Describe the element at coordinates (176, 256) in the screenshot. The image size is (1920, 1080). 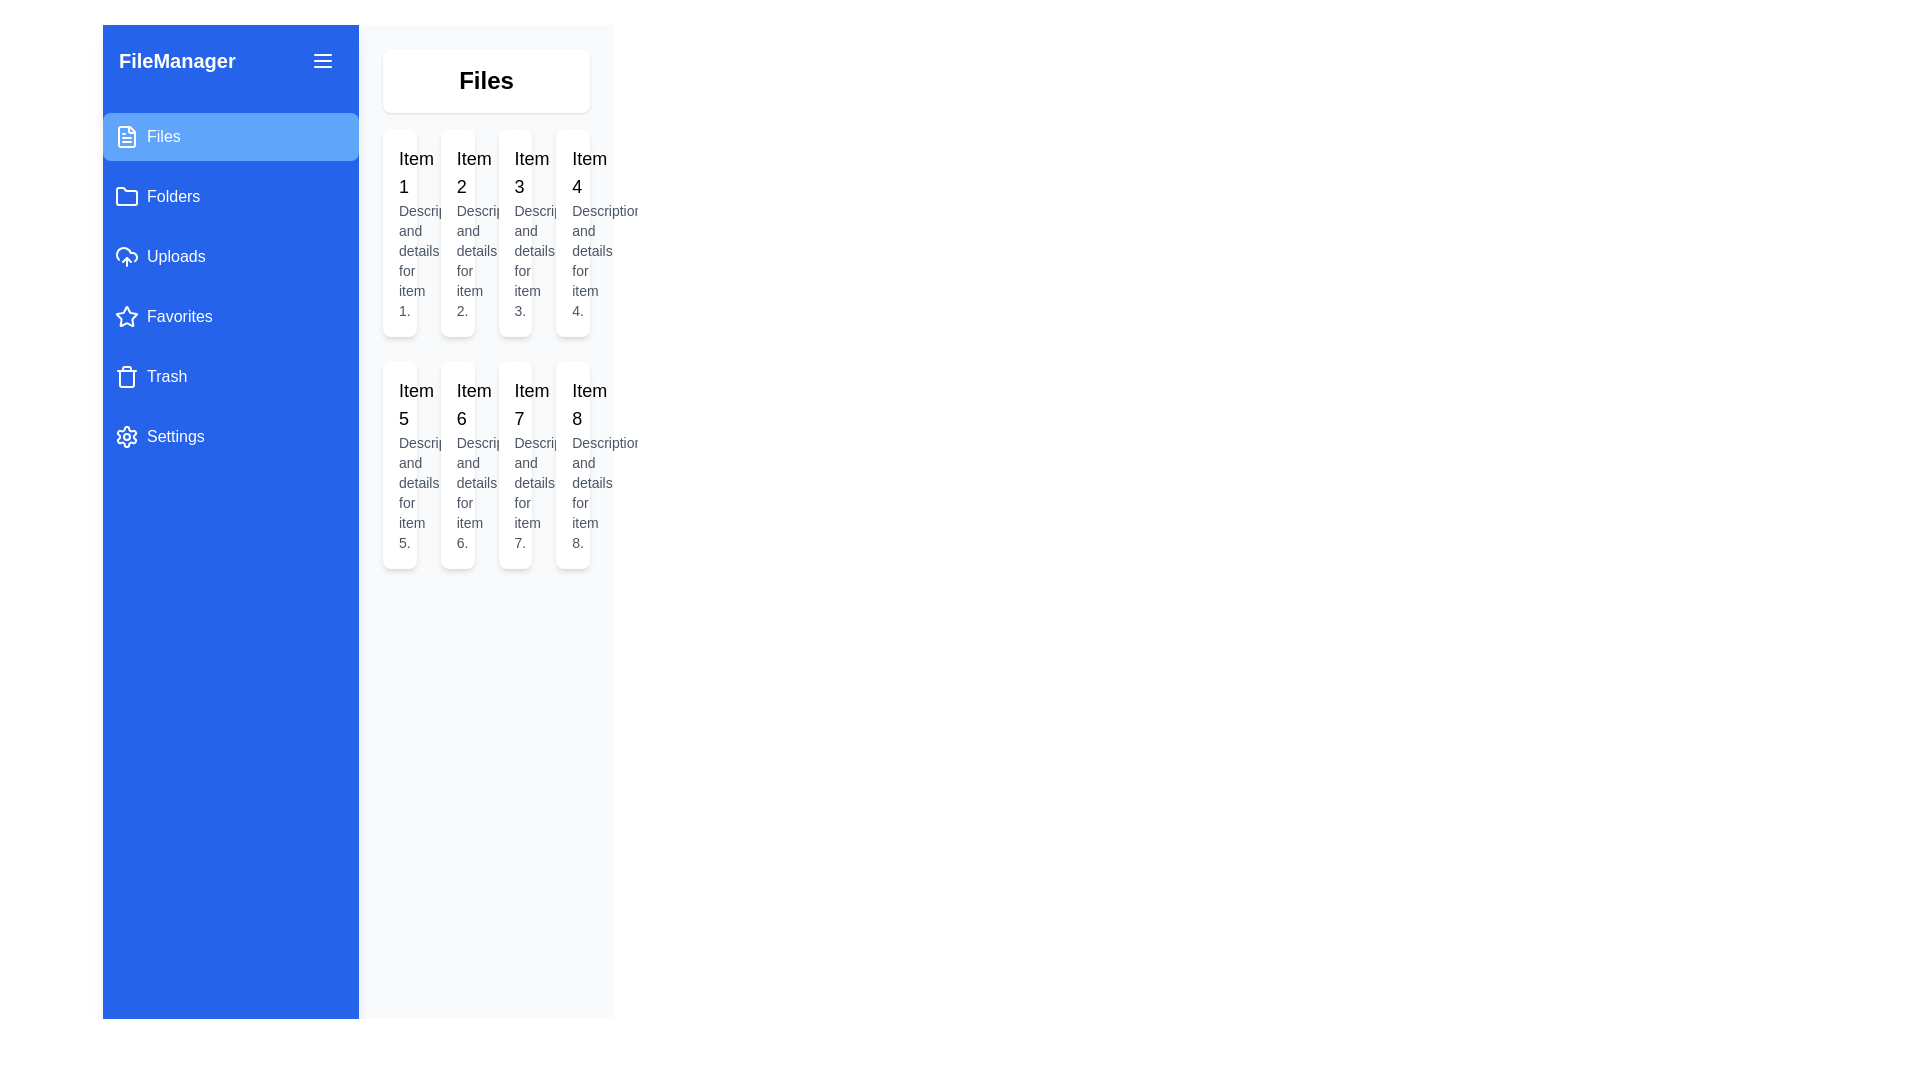
I see `the 'Uploads' text label in the navigation menu` at that location.